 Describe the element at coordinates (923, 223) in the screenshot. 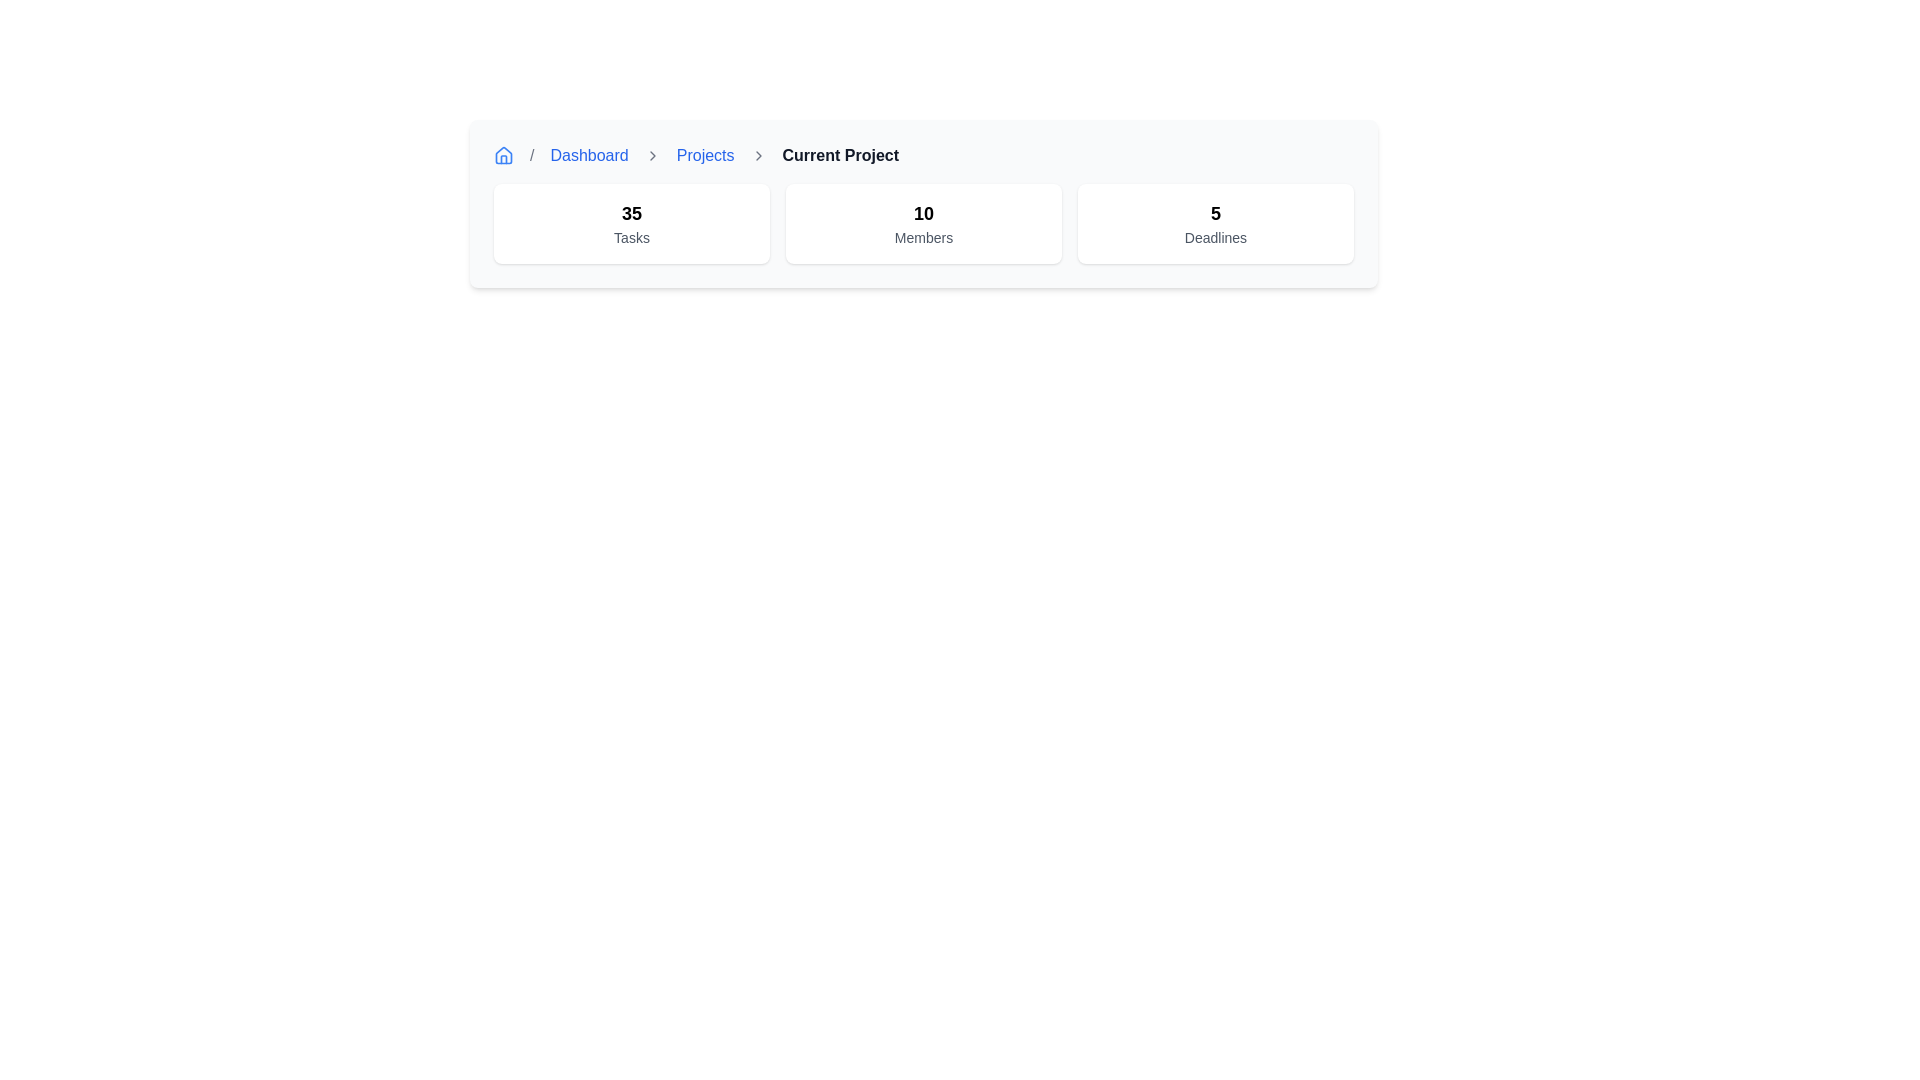

I see `displayed information from the informational box that summarizes the number of members associated with the project, located in the center column of the grid layout` at that location.